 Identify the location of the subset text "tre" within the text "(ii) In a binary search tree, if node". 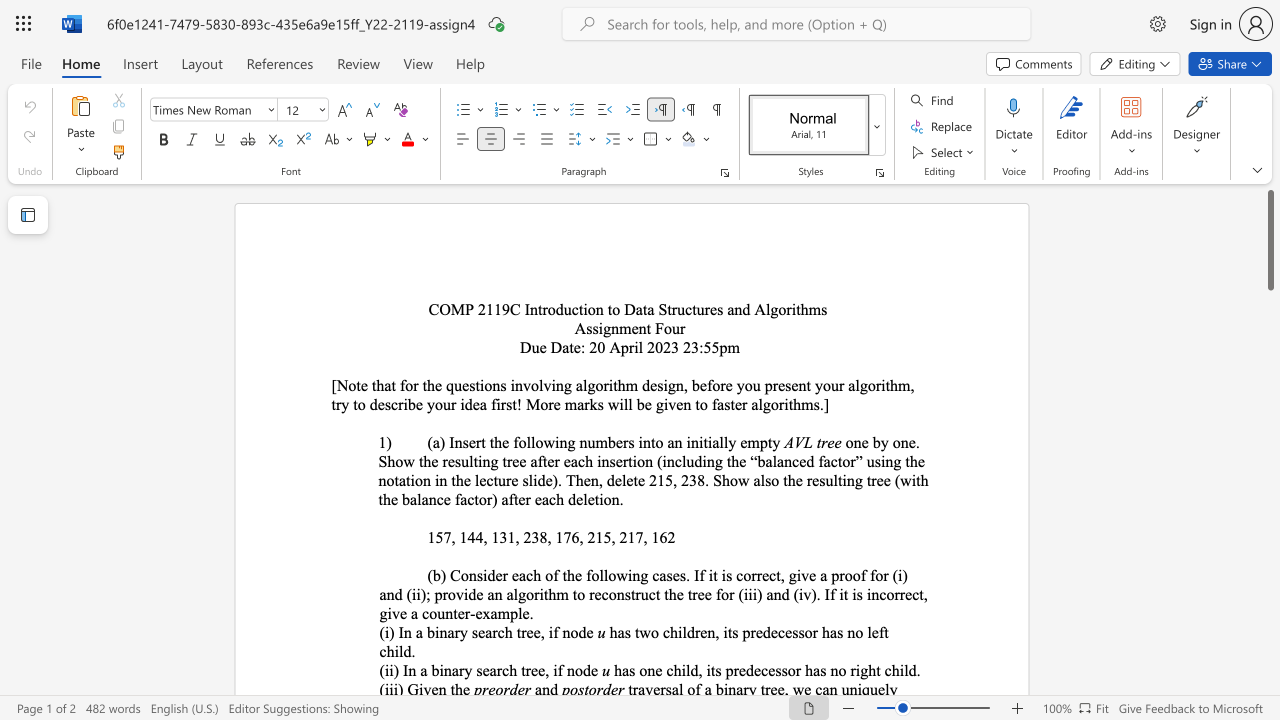
(521, 670).